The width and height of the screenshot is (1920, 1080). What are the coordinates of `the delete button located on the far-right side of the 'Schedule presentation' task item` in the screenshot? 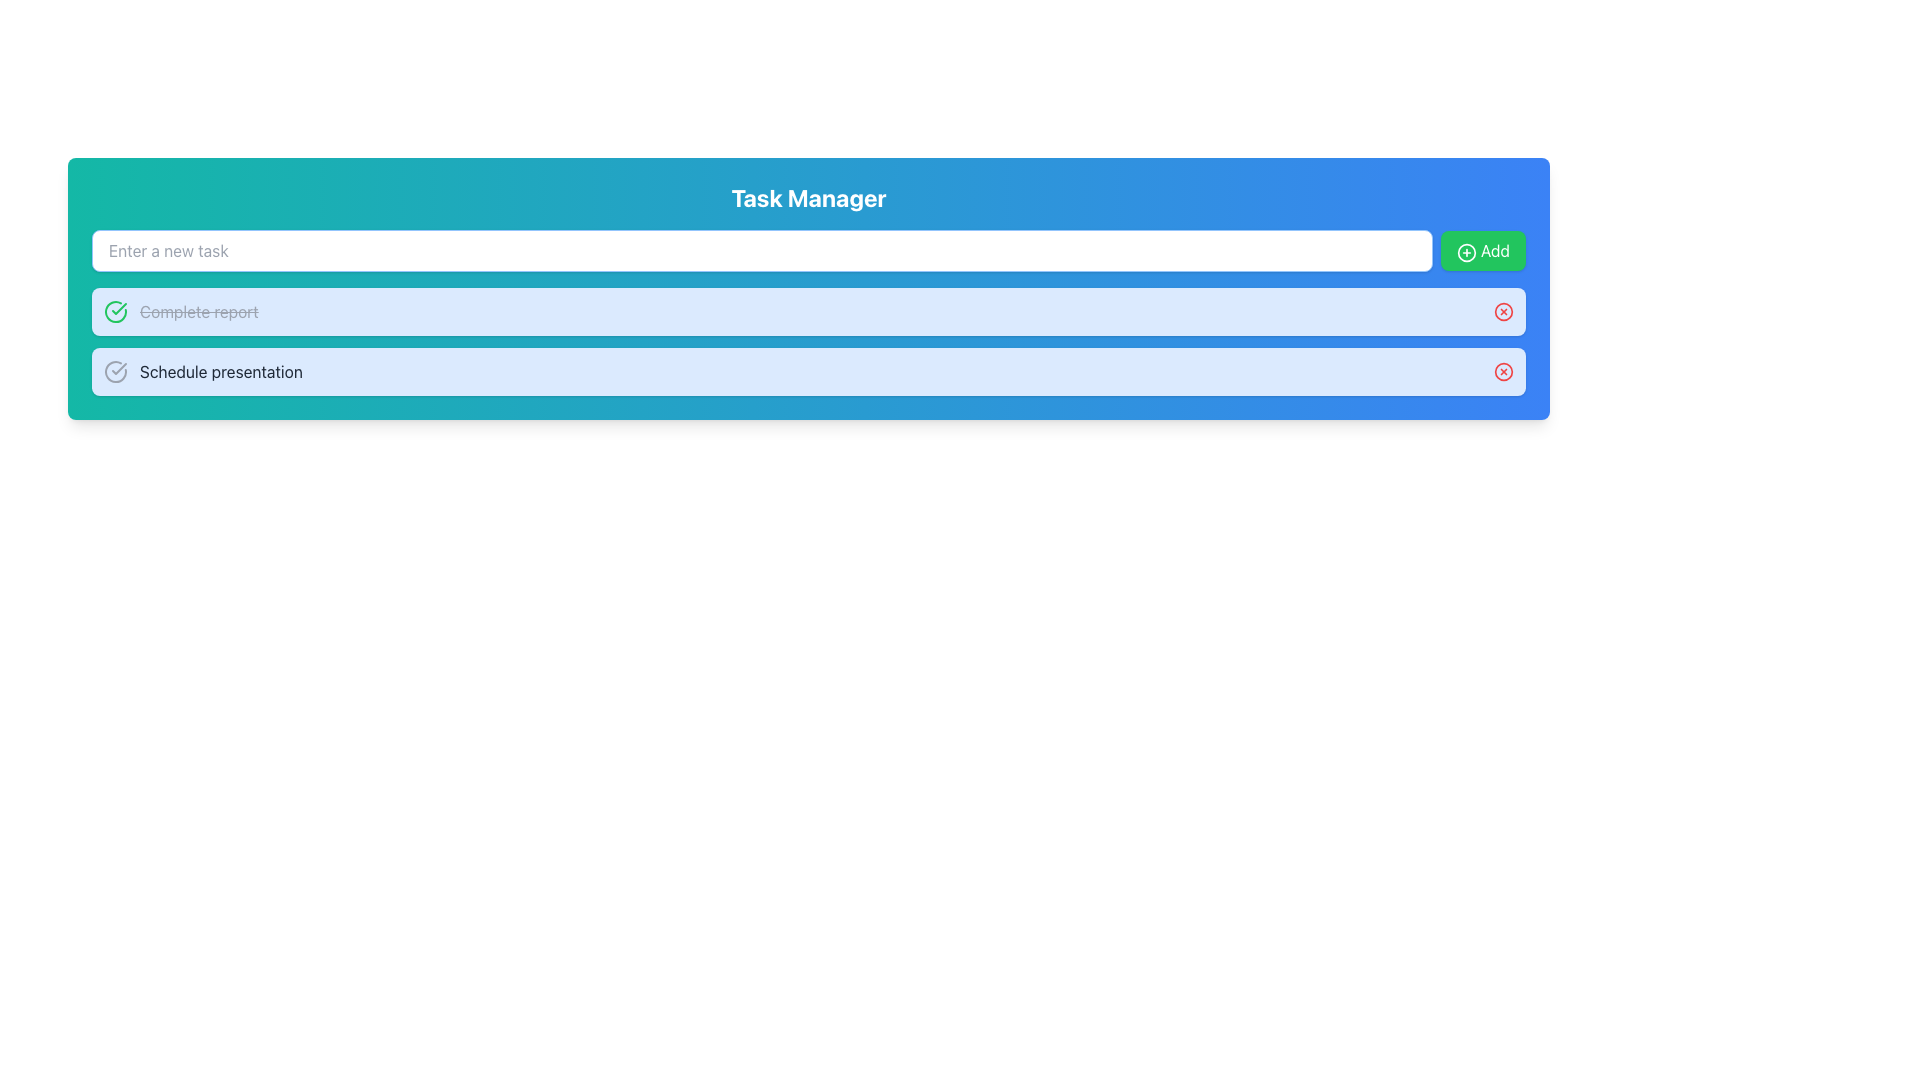 It's located at (1503, 371).